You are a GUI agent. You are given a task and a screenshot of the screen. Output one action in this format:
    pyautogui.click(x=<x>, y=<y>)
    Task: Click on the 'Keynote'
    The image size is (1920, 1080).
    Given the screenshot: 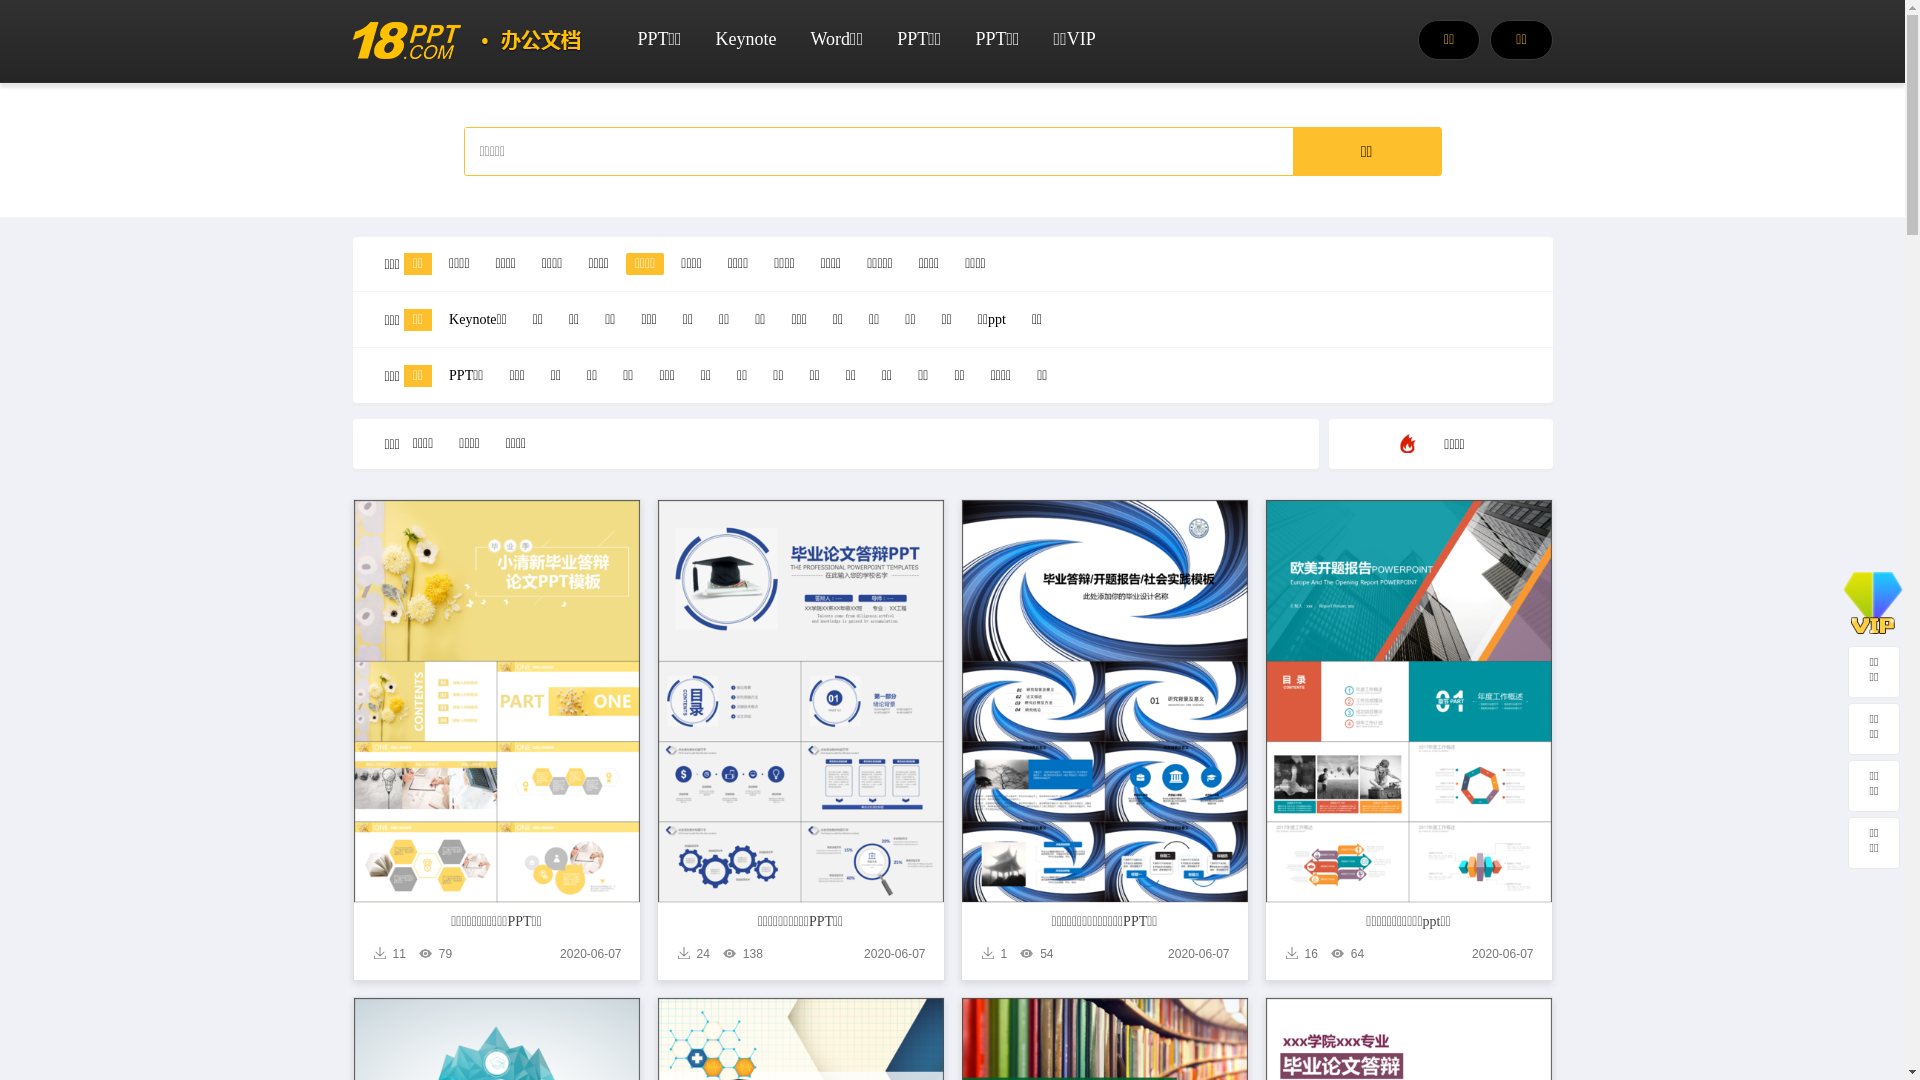 What is the action you would take?
    pyautogui.click(x=745, y=38)
    